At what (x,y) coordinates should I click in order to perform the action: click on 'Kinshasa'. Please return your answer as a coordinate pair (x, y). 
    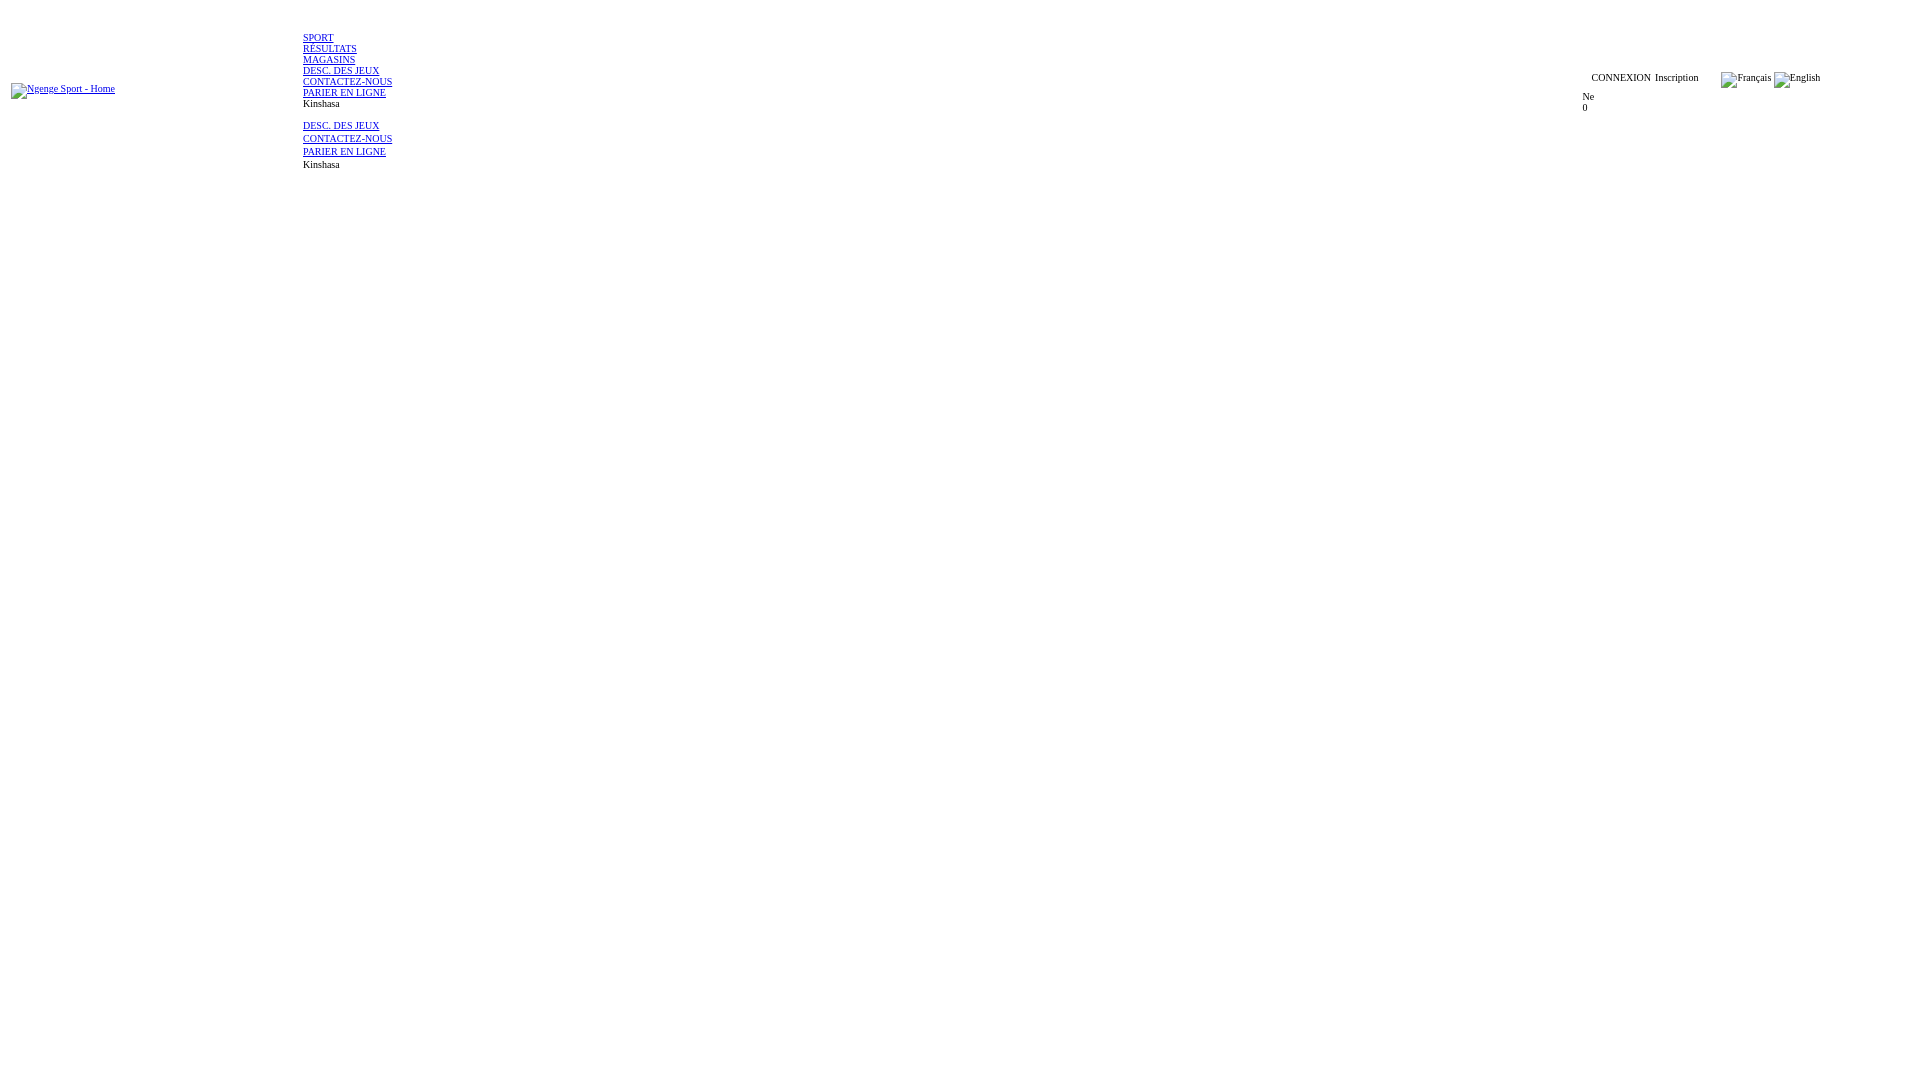
    Looking at the image, I should click on (402, 163).